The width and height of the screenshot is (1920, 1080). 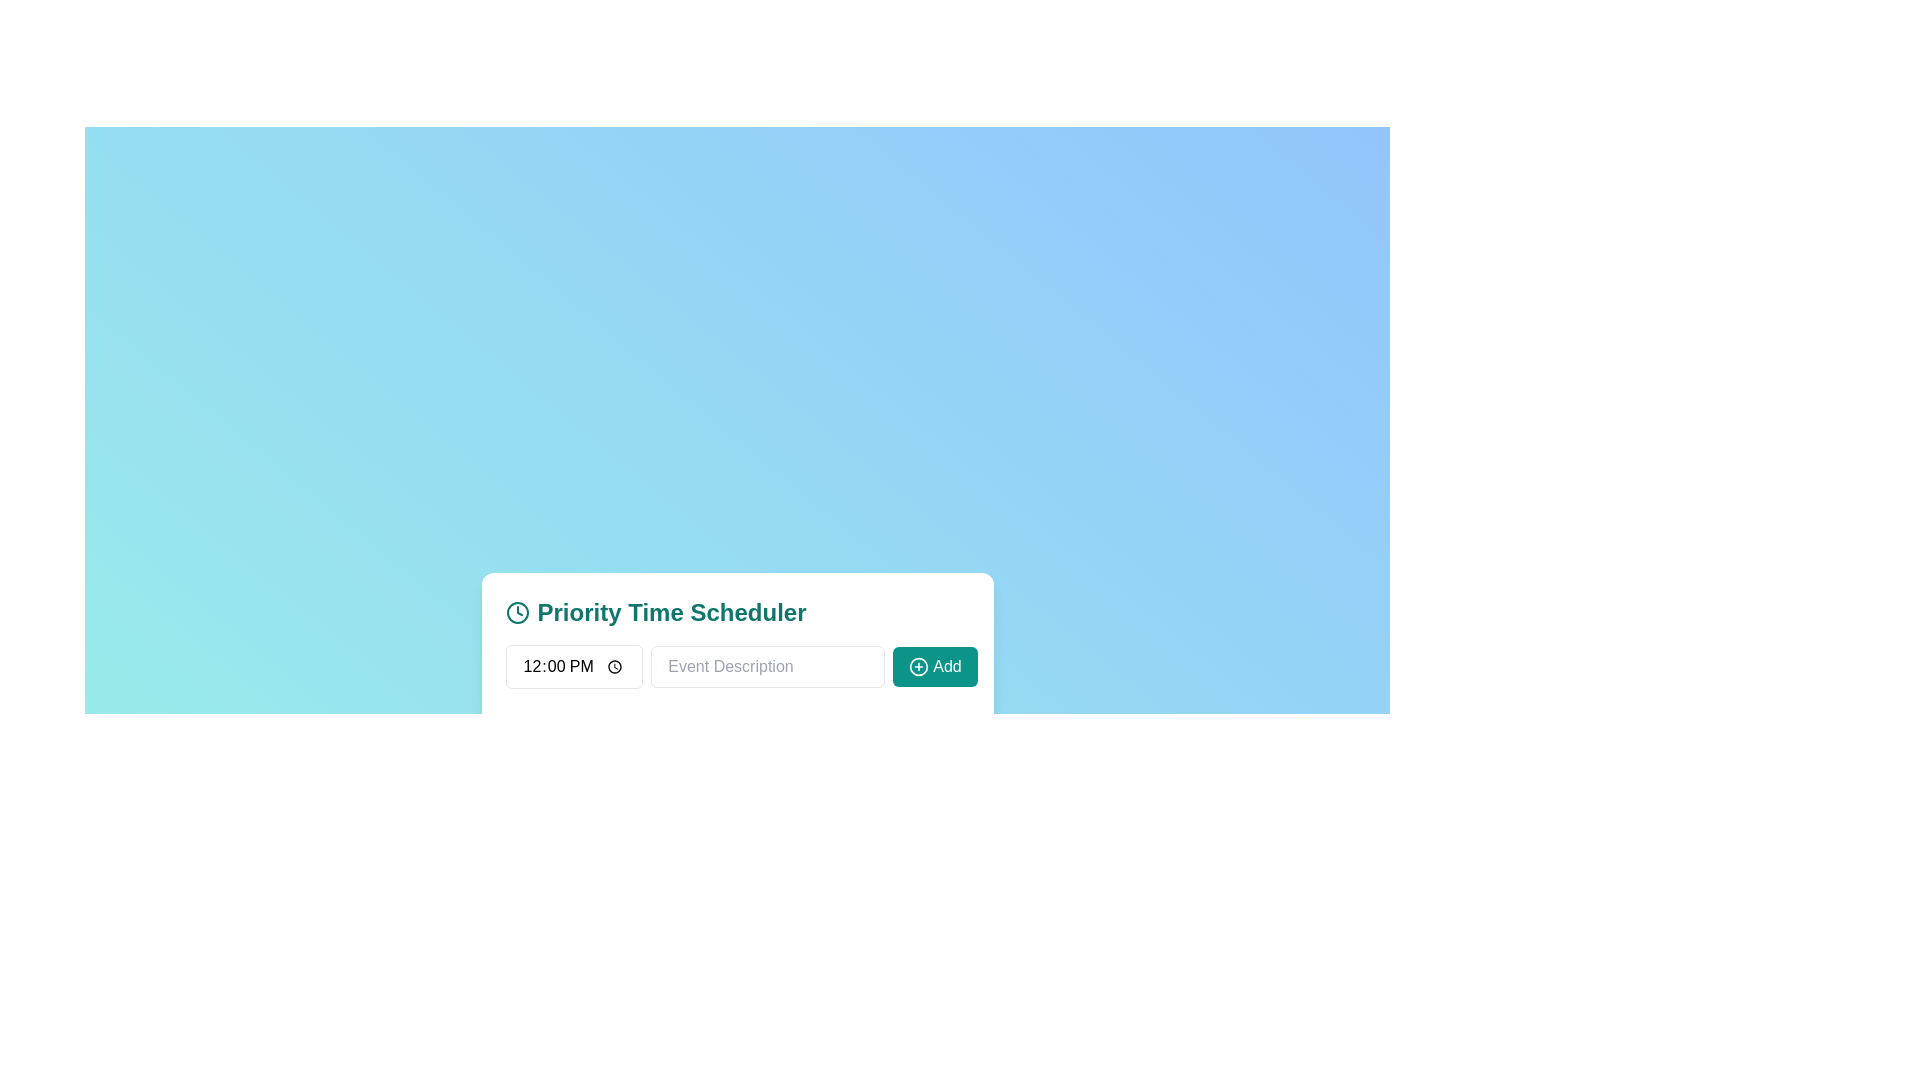 What do you see at coordinates (934, 667) in the screenshot?
I see `the 'Add' button with a teal background and rounded corners` at bounding box center [934, 667].